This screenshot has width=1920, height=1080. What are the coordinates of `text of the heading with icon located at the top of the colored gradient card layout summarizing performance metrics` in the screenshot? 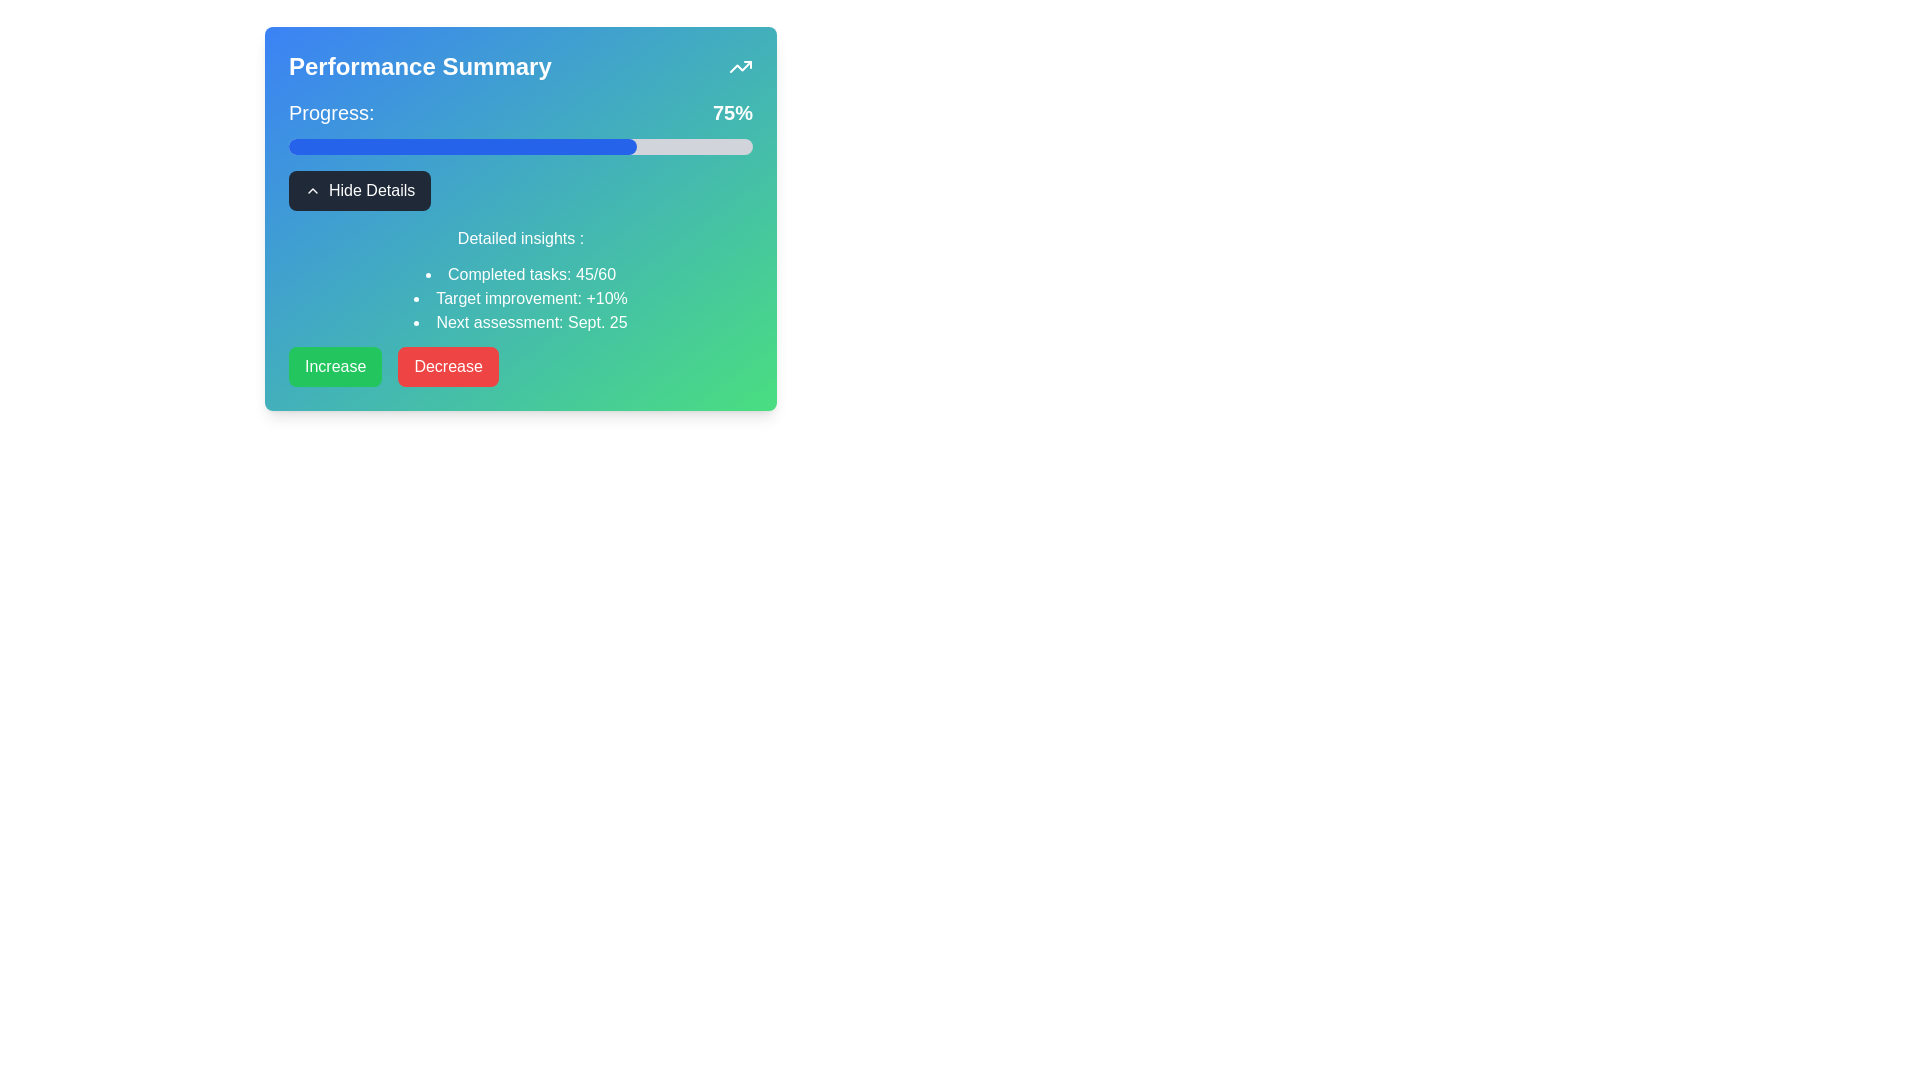 It's located at (521, 65).